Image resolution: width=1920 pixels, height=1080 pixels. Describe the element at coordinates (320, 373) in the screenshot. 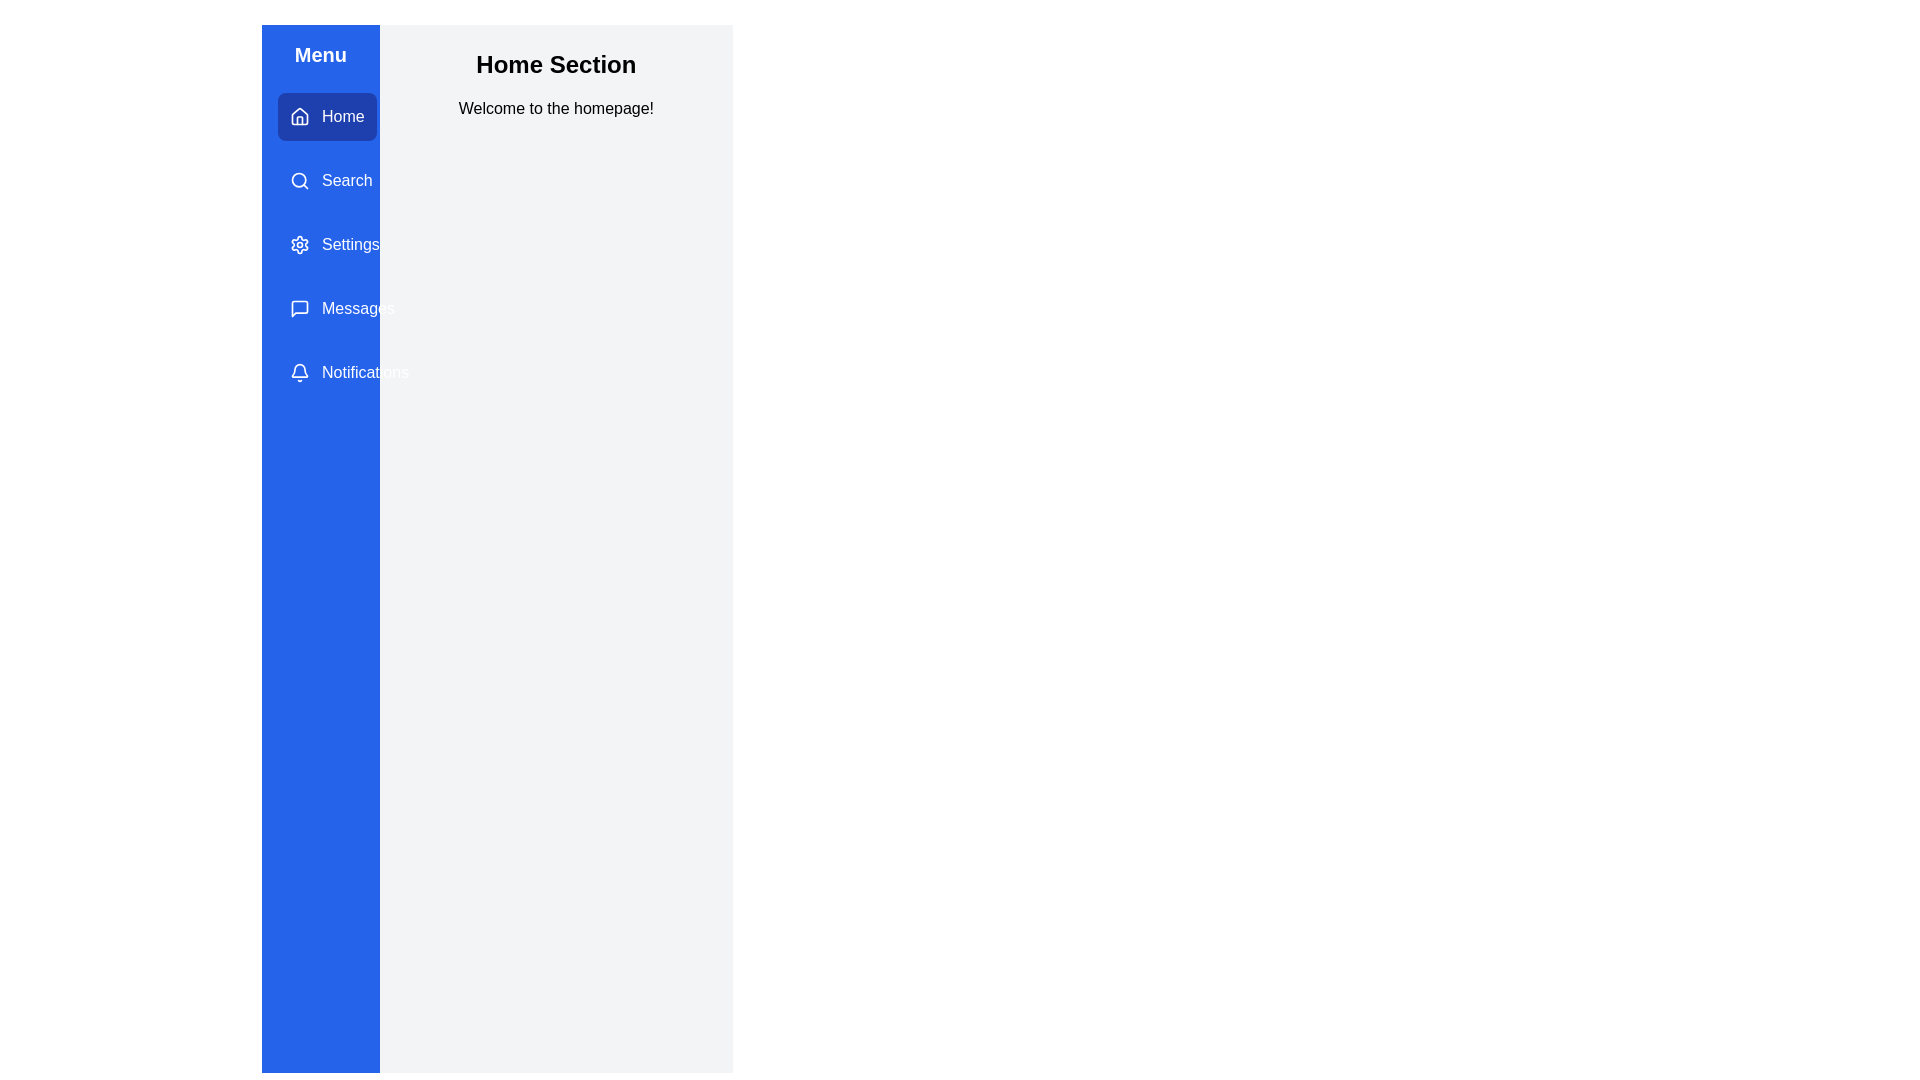

I see `the 'Notifications' button` at that location.